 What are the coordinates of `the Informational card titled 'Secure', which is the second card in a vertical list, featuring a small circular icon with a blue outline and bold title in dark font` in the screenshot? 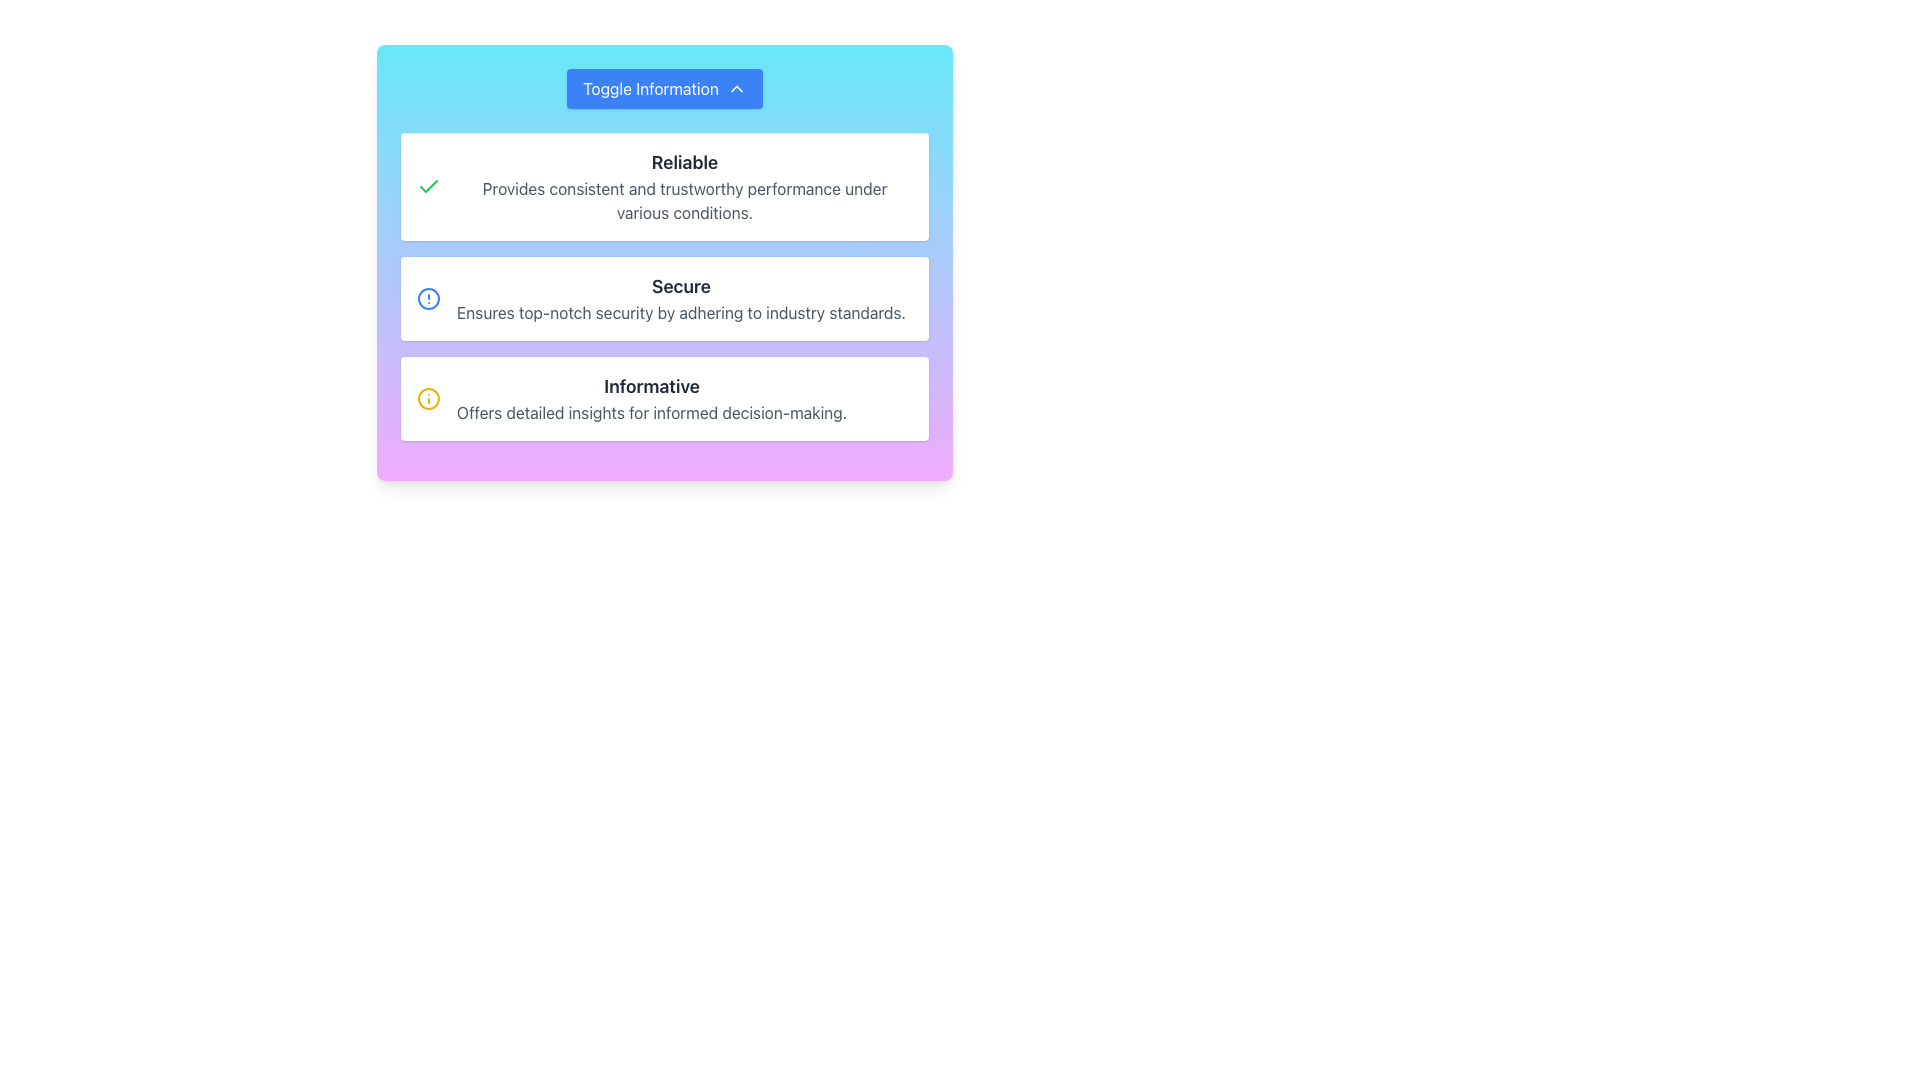 It's located at (665, 299).